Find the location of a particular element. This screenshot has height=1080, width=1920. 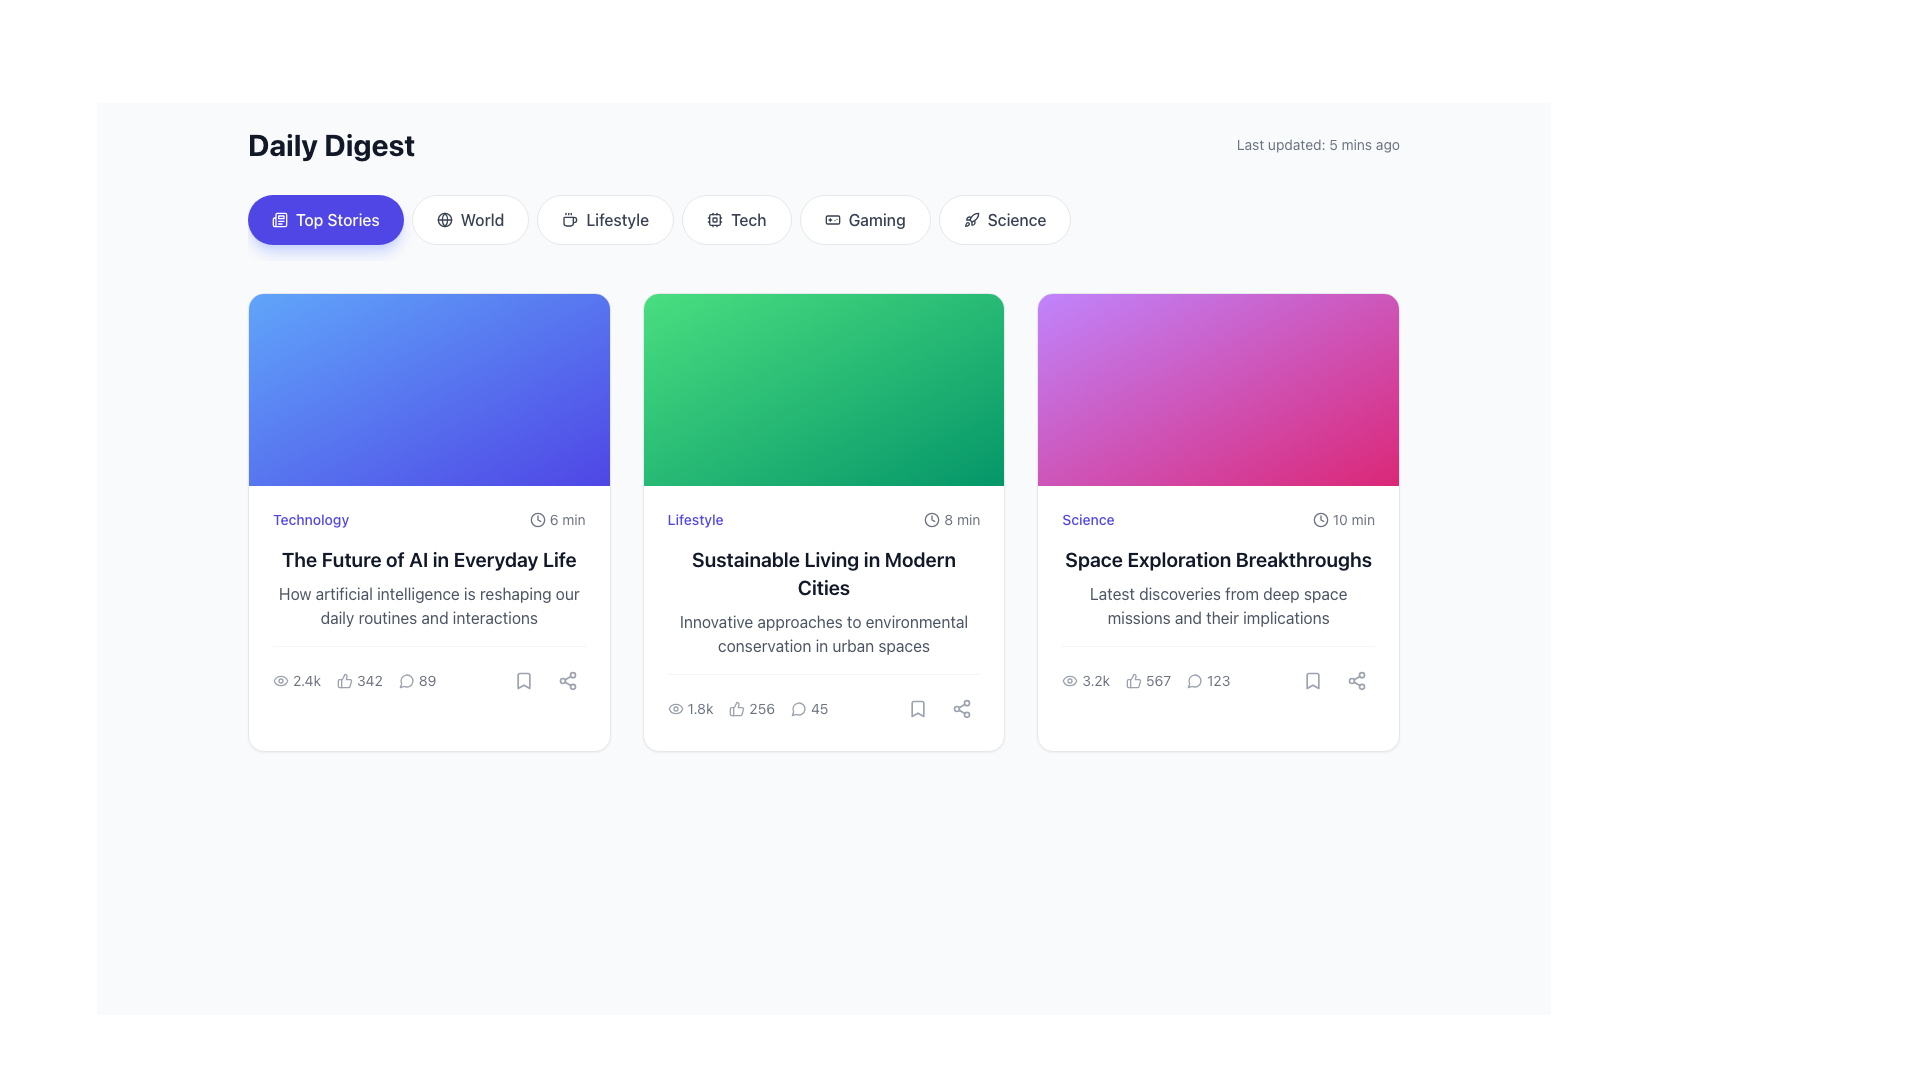

the comment count icon and number associated with the 'Sustainable Living in Modern Cities' article located in the bottom section of the middle card is located at coordinates (809, 708).